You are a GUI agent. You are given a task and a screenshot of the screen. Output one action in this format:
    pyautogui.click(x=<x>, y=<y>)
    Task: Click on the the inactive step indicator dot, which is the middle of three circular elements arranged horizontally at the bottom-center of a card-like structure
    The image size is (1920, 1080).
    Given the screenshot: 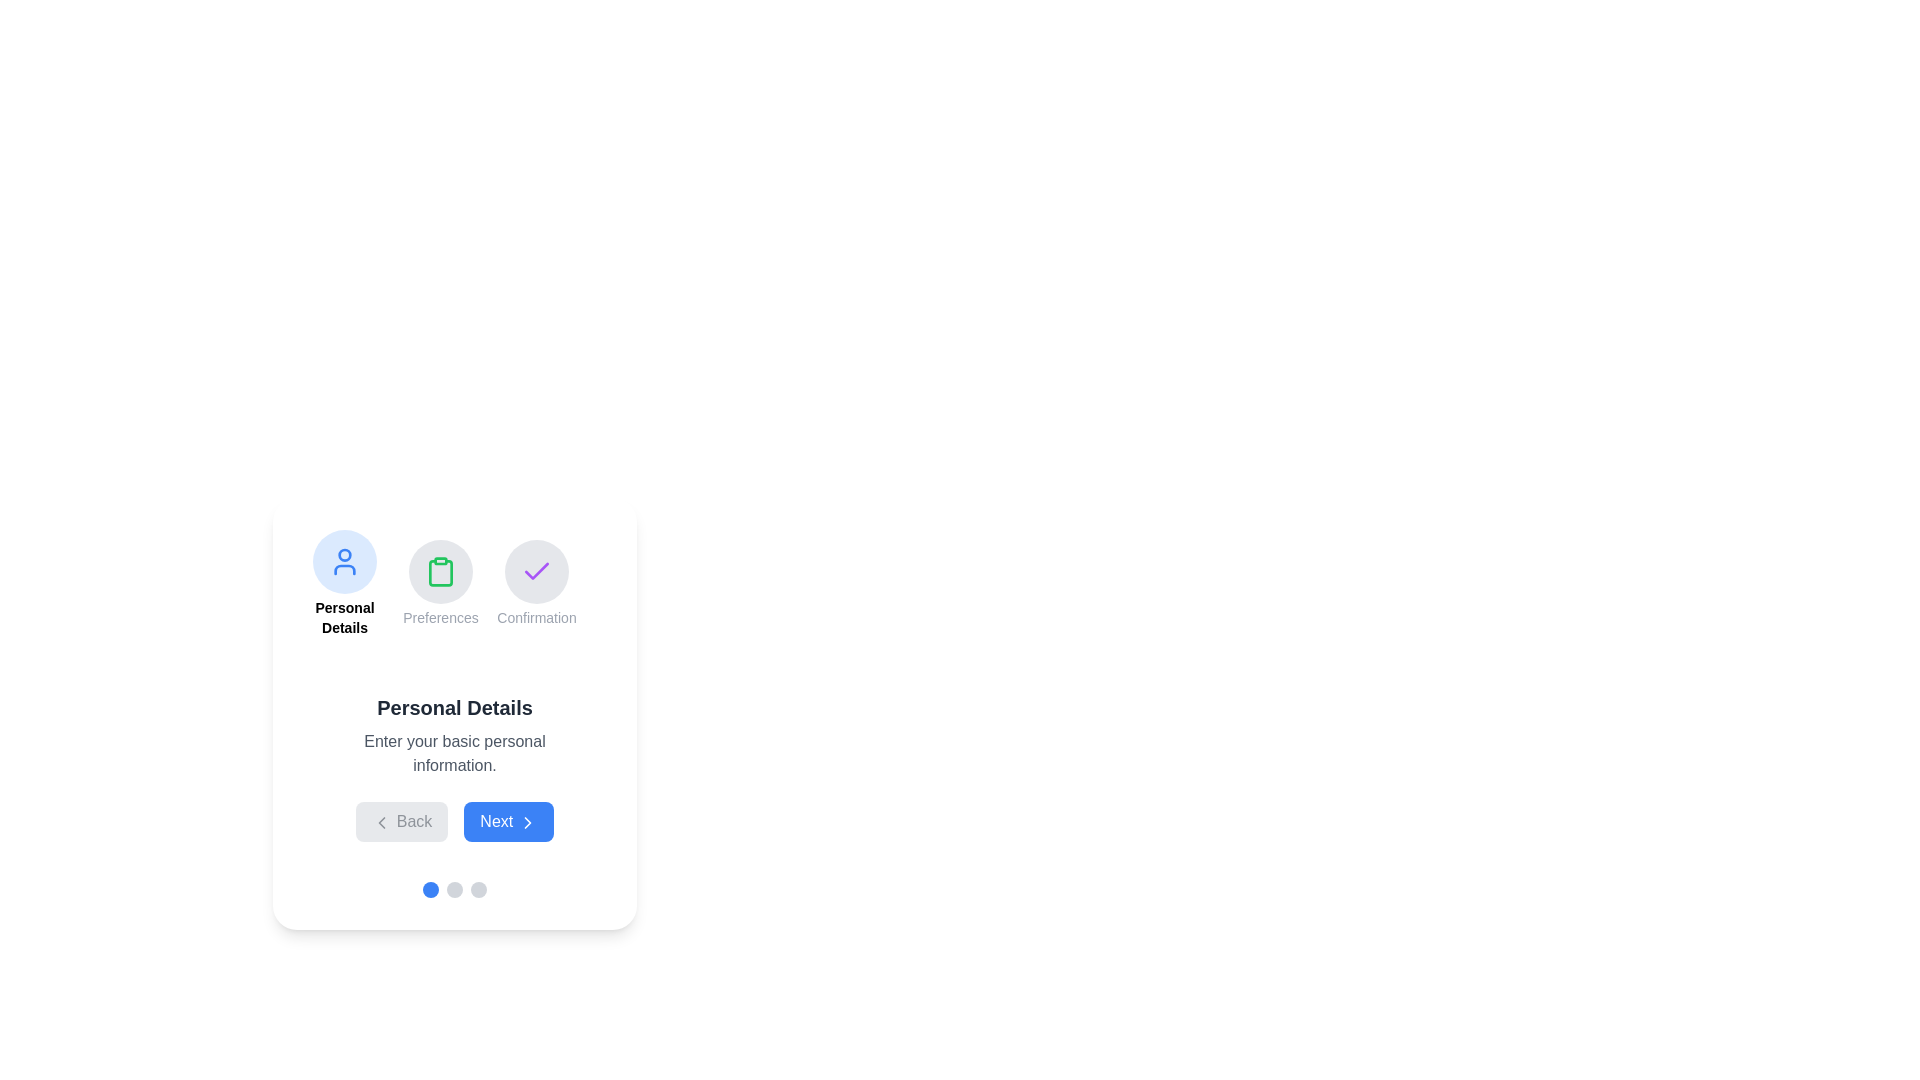 What is the action you would take?
    pyautogui.click(x=454, y=889)
    